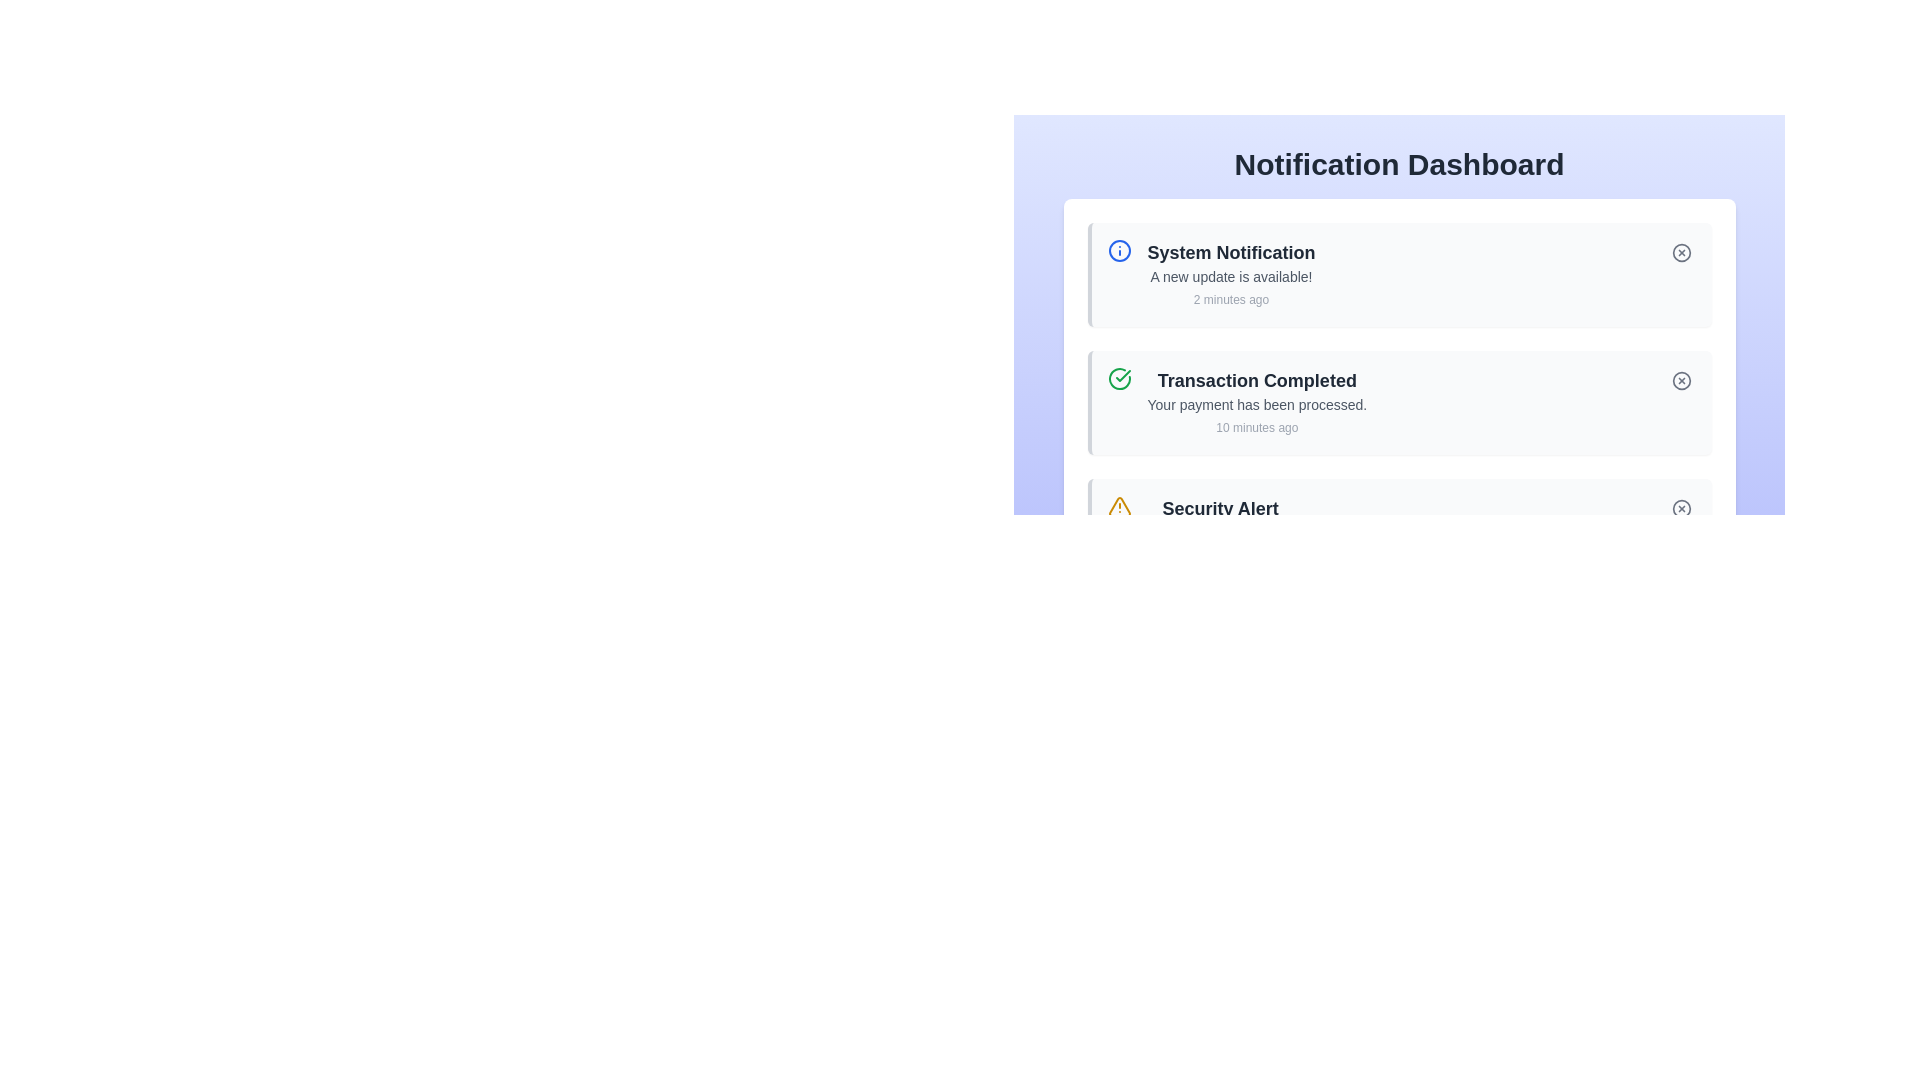 This screenshot has width=1920, height=1080. Describe the element at coordinates (1118, 249) in the screenshot. I see `the circular graphical component of the information icon located in the 'System Notification' by clicking on it for additional information` at that location.